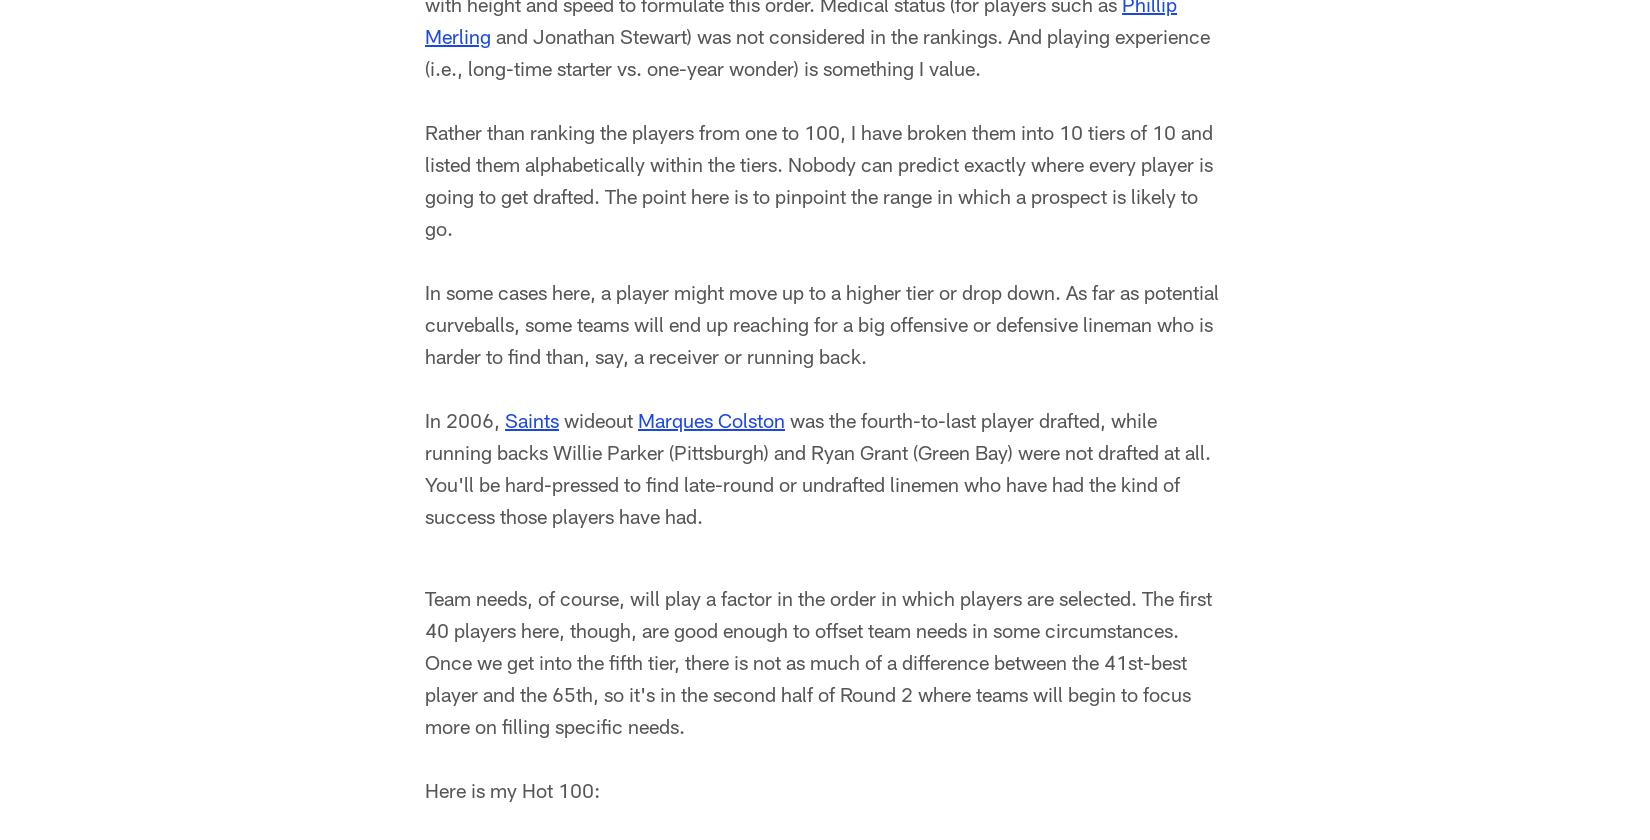 Image resolution: width=1650 pixels, height=840 pixels. I want to click on 'Saints', so click(530, 424).